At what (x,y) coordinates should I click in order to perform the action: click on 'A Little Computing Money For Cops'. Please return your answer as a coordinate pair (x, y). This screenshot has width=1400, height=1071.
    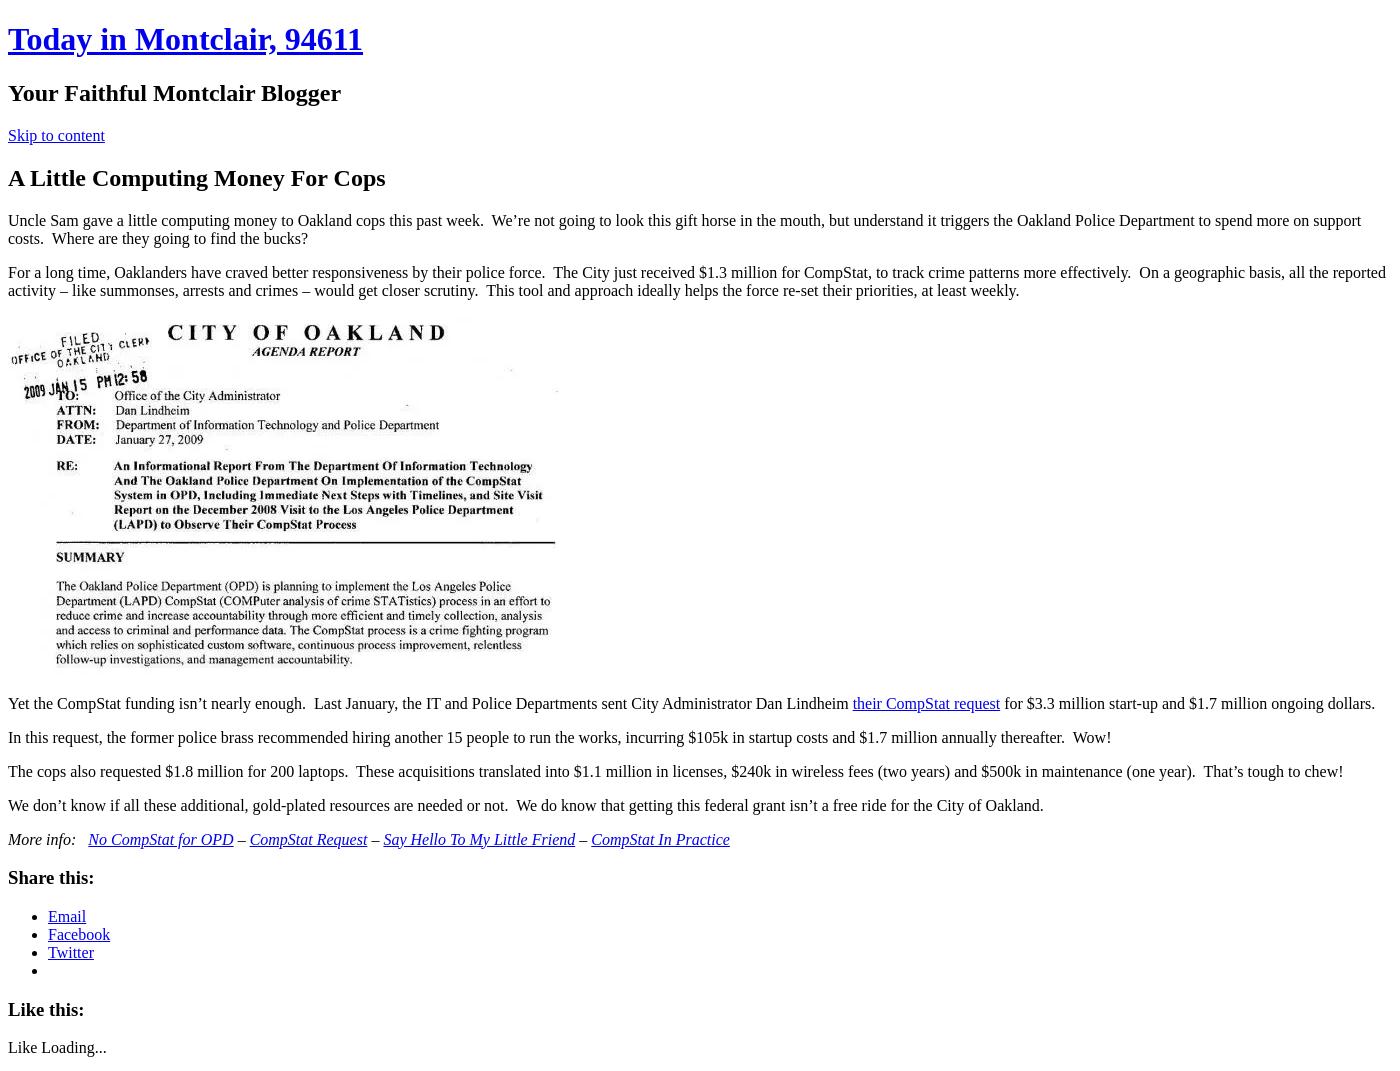
    Looking at the image, I should click on (196, 176).